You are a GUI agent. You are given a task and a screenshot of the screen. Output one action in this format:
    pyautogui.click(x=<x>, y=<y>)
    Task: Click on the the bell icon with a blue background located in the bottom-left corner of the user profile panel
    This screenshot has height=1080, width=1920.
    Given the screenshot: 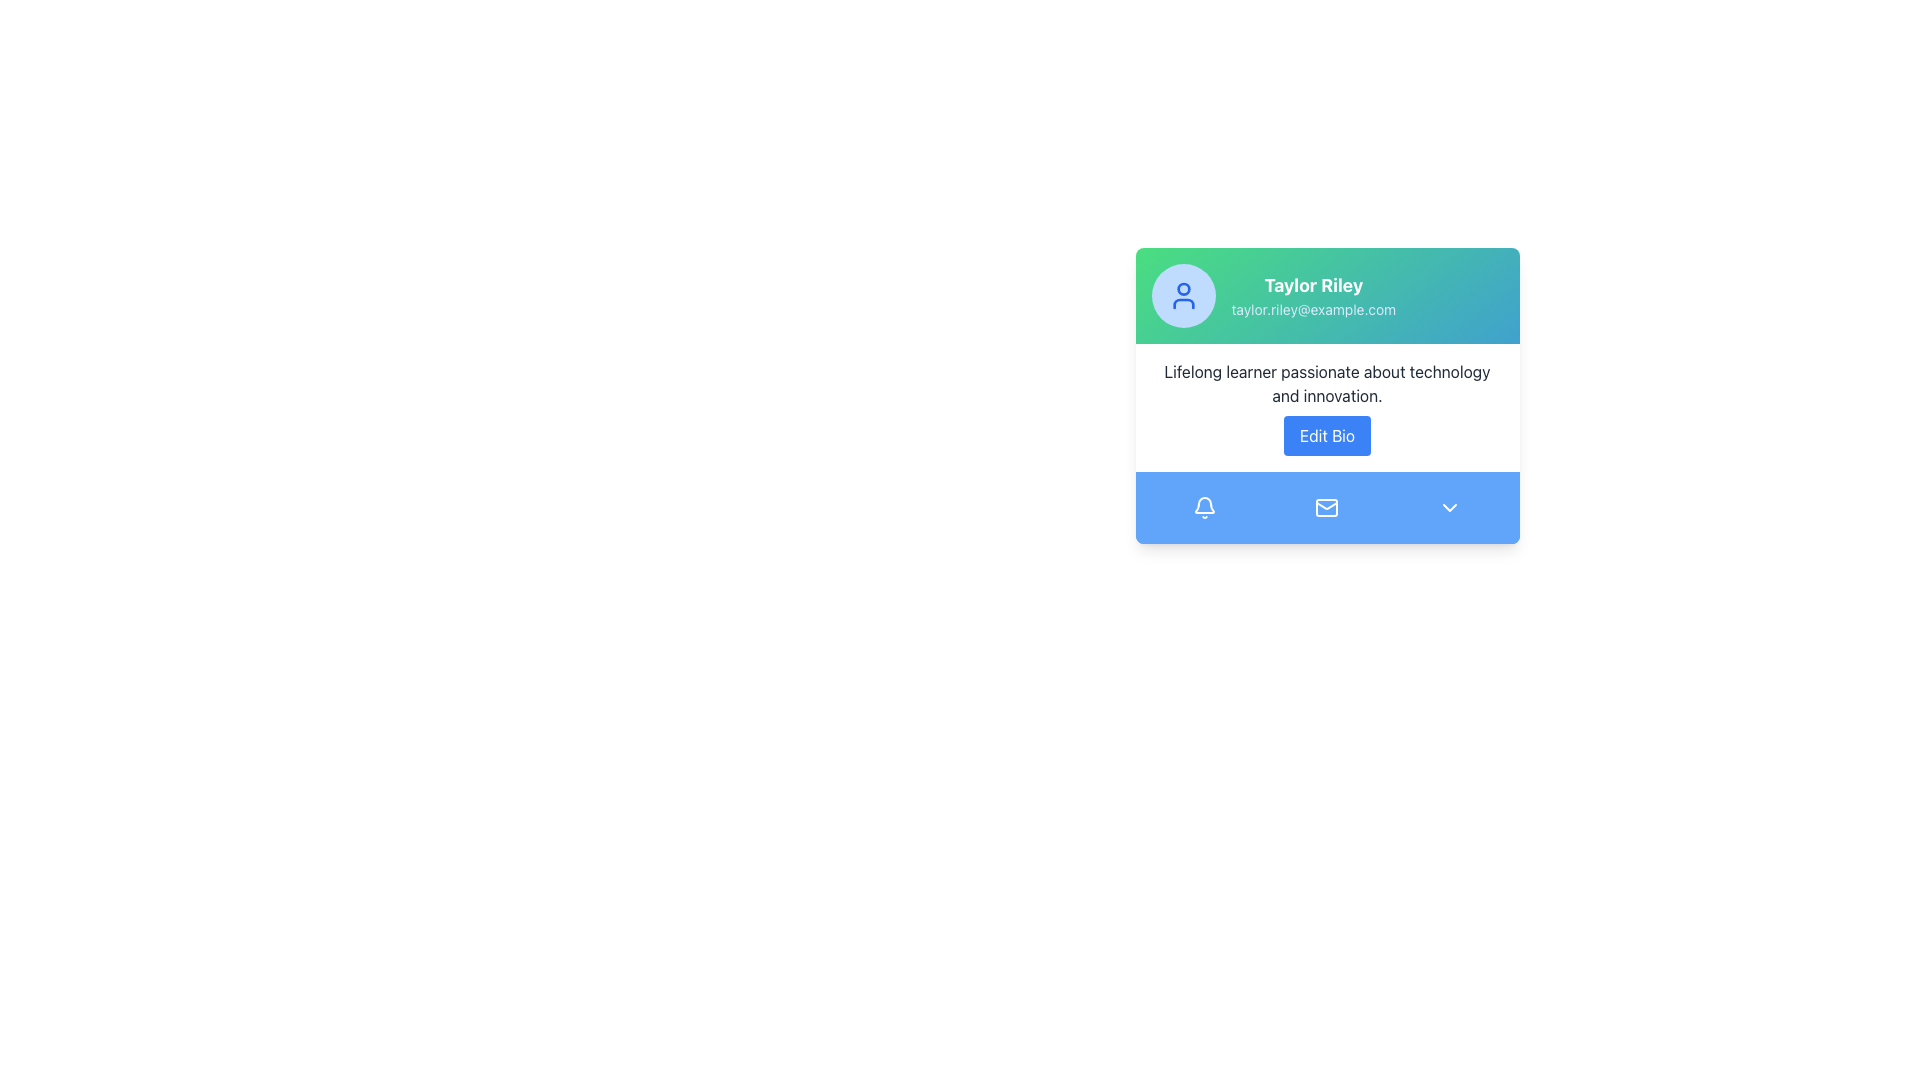 What is the action you would take?
    pyautogui.click(x=1203, y=507)
    